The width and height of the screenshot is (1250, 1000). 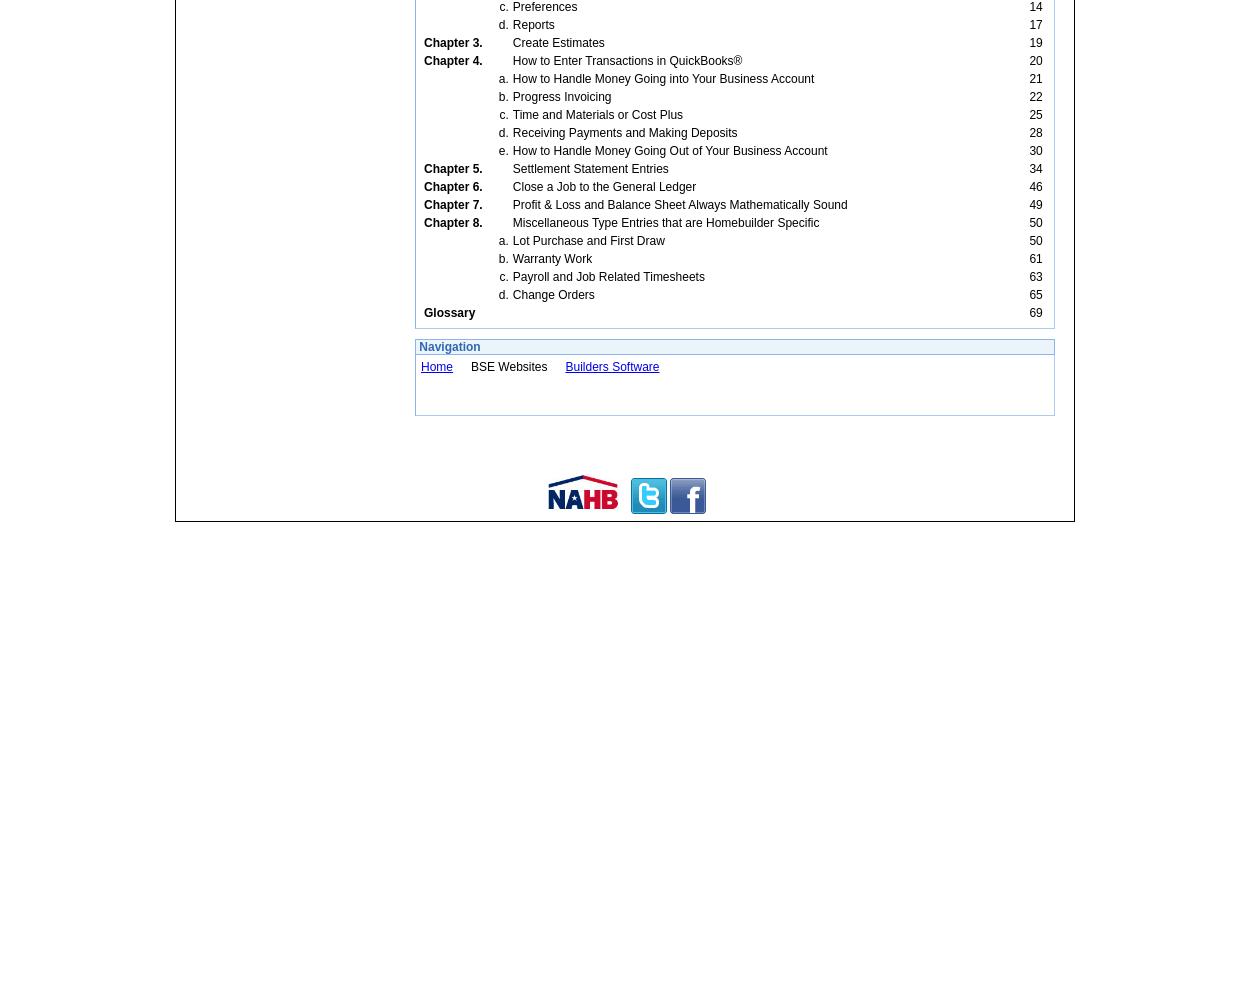 What do you see at coordinates (1035, 96) in the screenshot?
I see `'22'` at bounding box center [1035, 96].